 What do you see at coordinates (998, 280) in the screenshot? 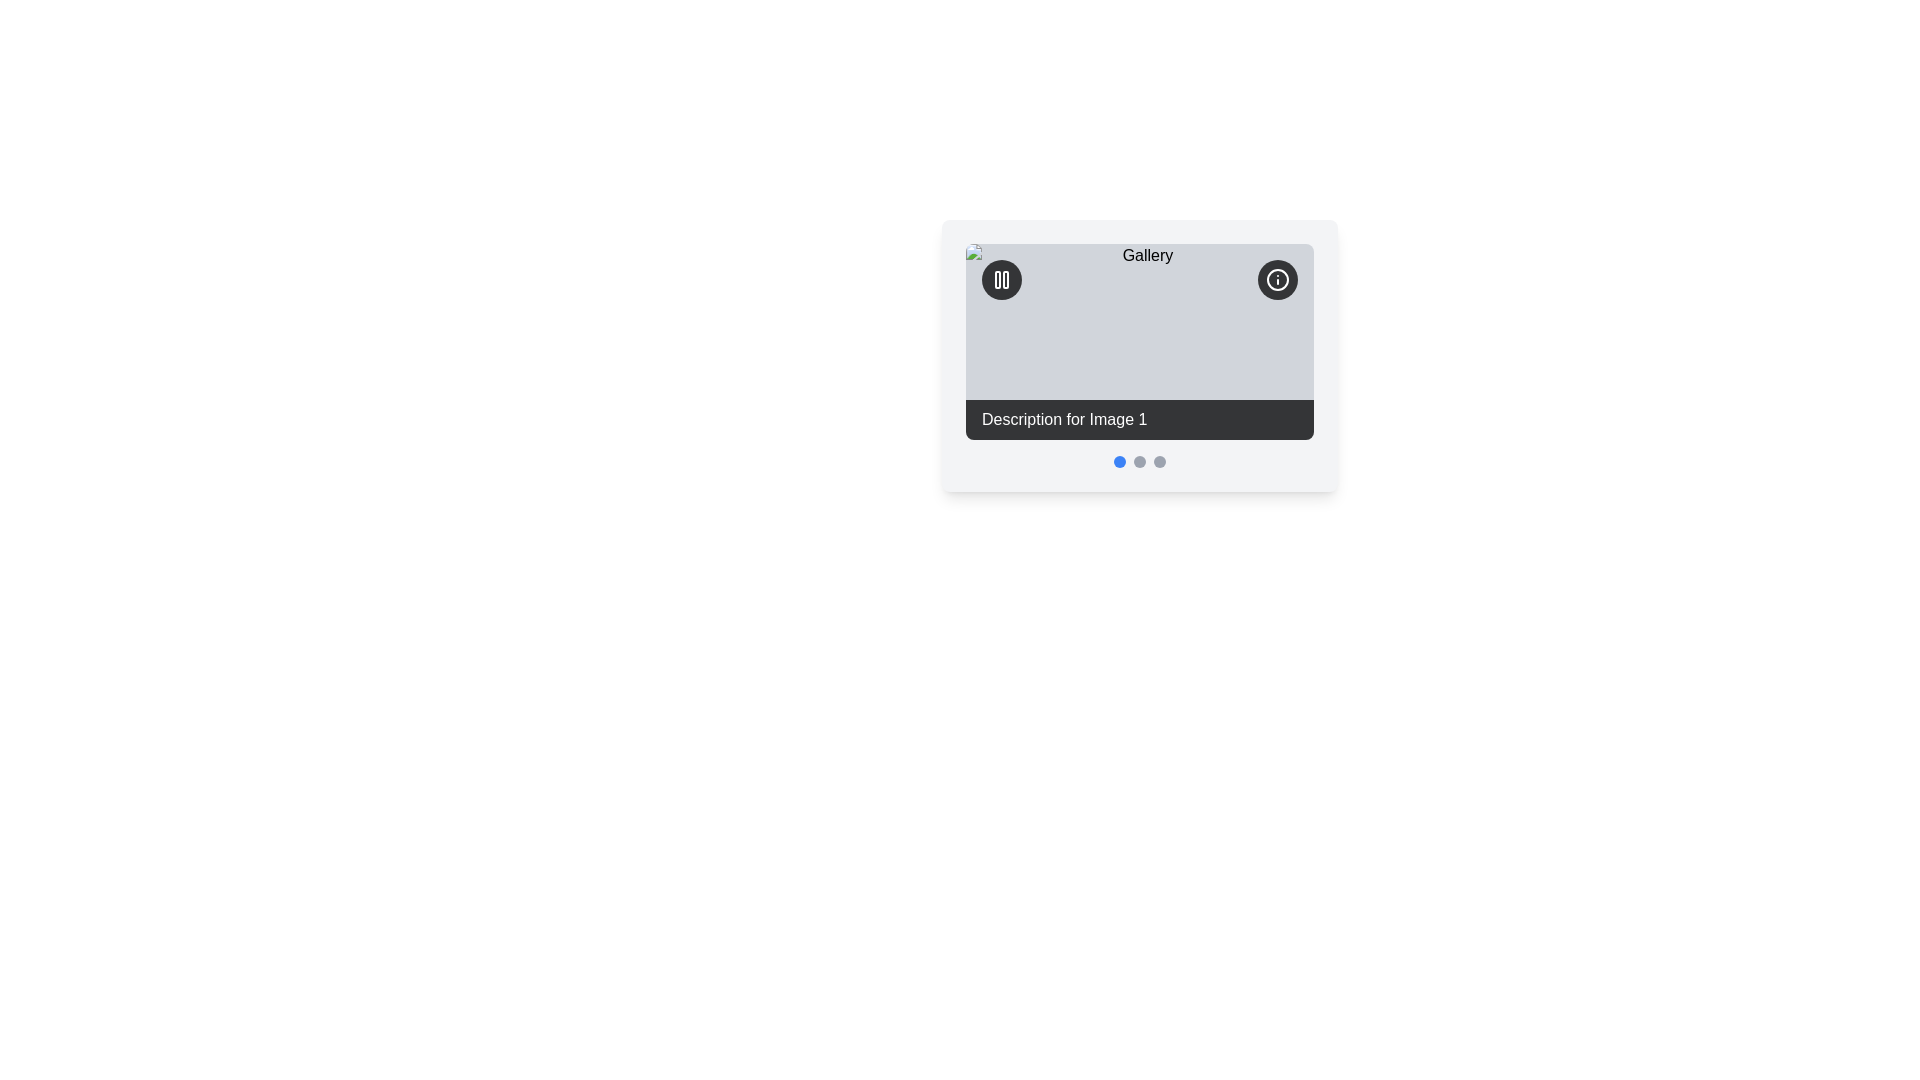
I see `the left segment of the pause icon, which is a narrow vertical rectangle with a black background` at bounding box center [998, 280].